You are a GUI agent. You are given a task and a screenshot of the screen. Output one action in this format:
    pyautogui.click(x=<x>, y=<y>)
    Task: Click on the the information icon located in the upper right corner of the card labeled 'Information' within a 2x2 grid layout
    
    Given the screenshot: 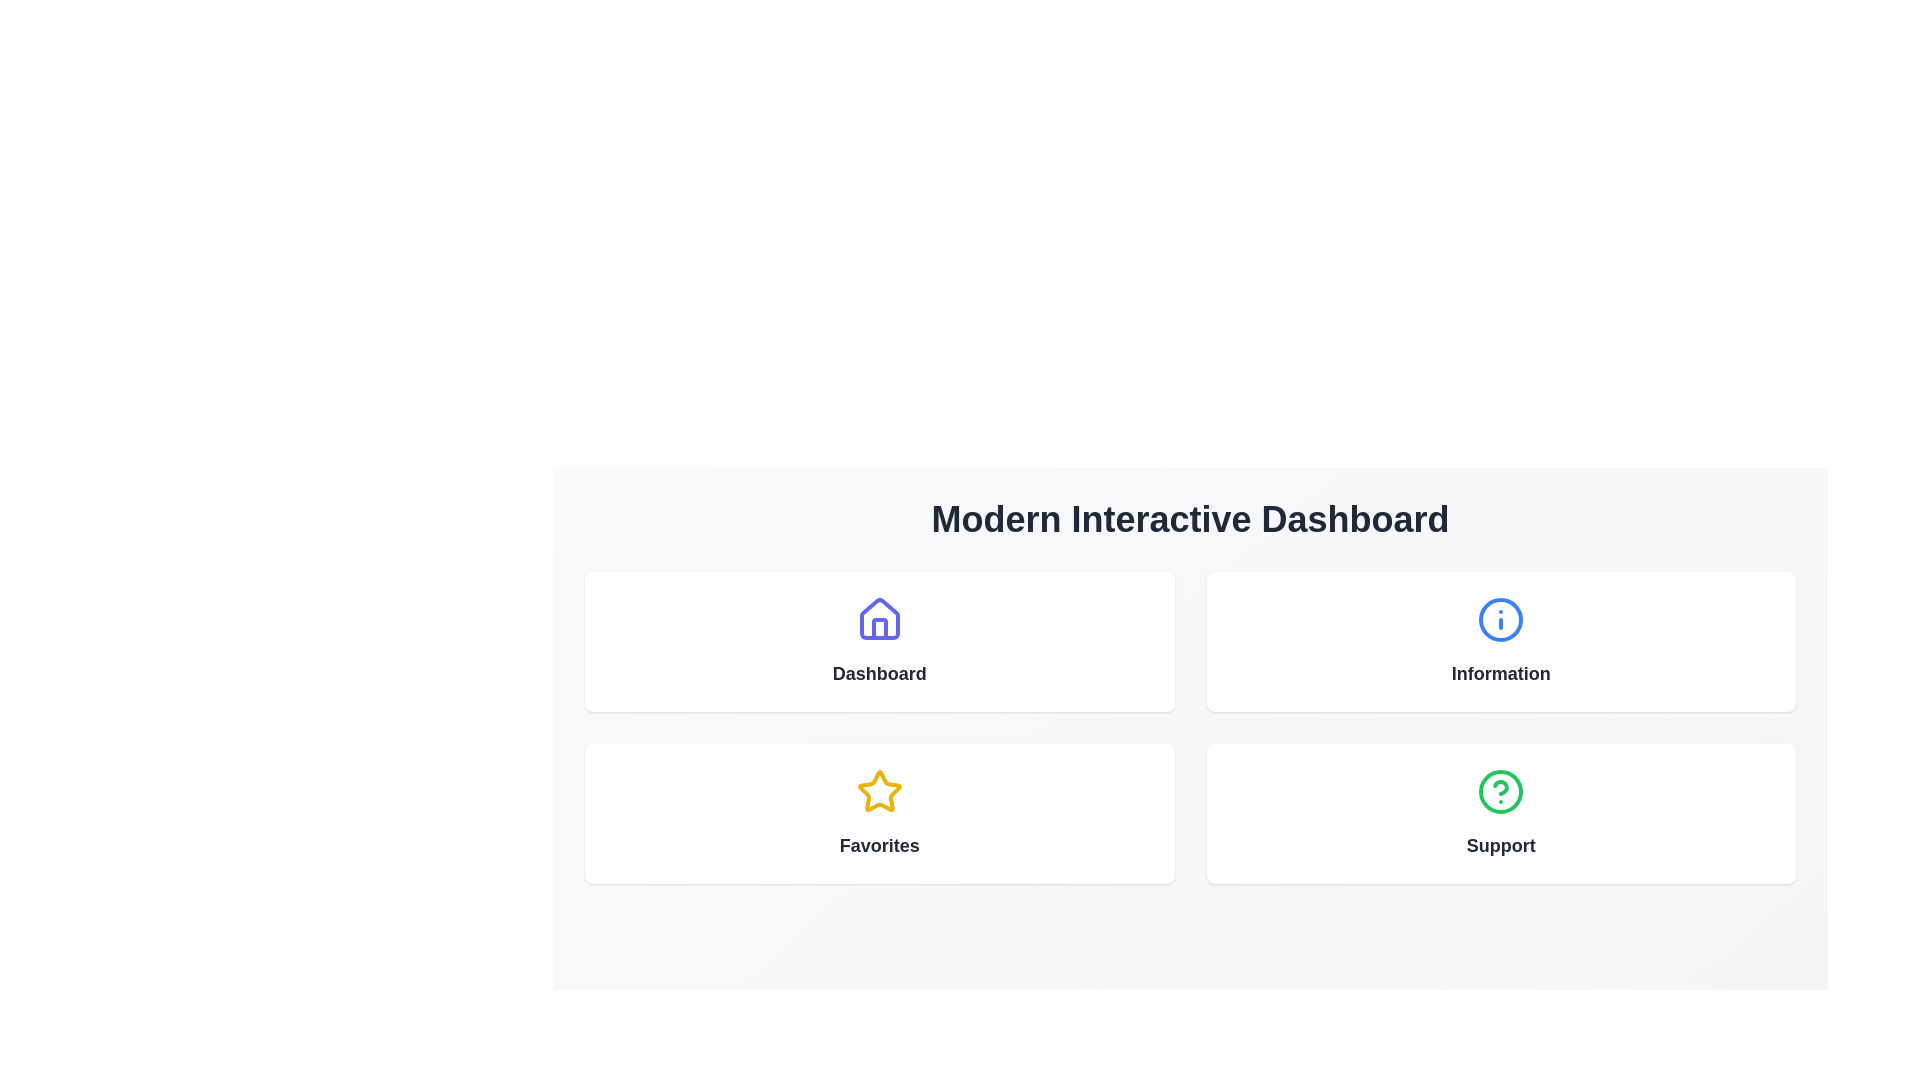 What is the action you would take?
    pyautogui.click(x=1501, y=619)
    